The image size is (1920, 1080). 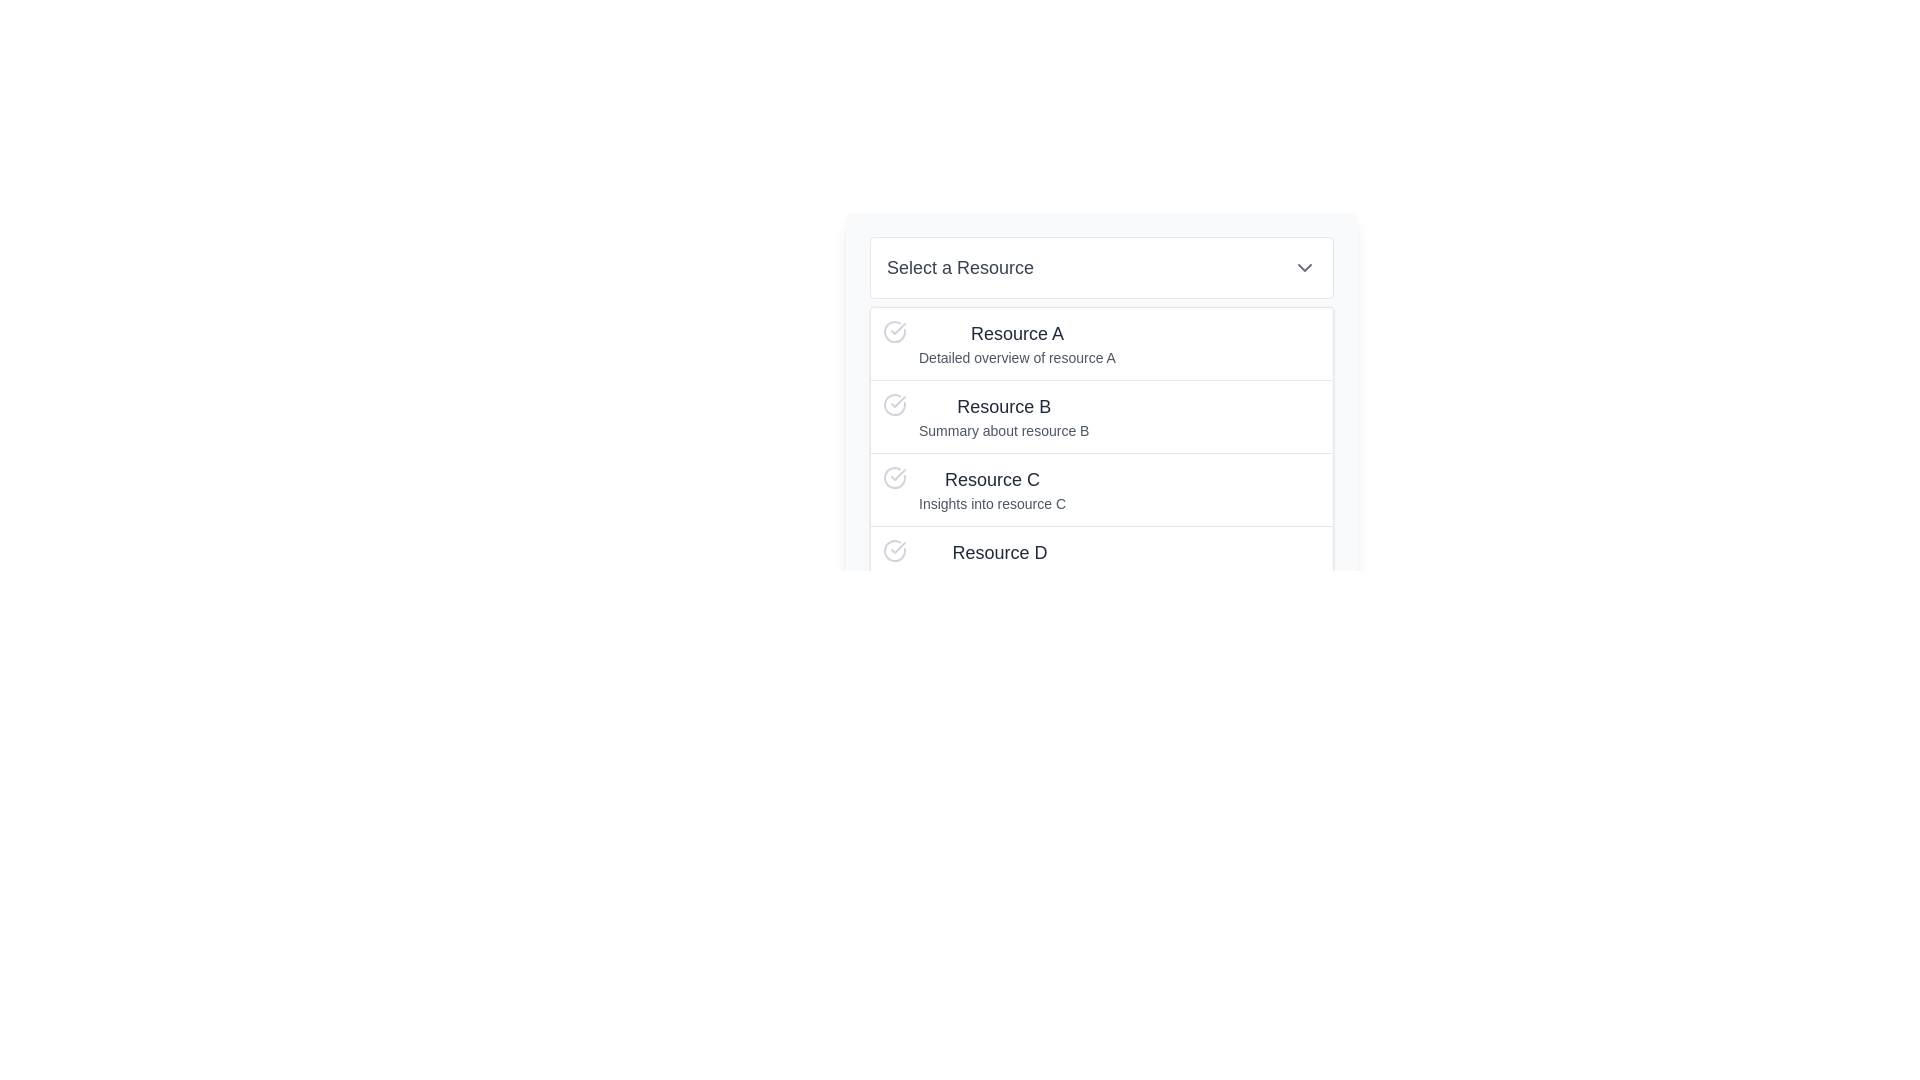 What do you see at coordinates (893, 330) in the screenshot?
I see `the circular gray icon with a checkmark indicating a completed state, located near the text 'Resource A' in the top-left corner of the interface` at bounding box center [893, 330].